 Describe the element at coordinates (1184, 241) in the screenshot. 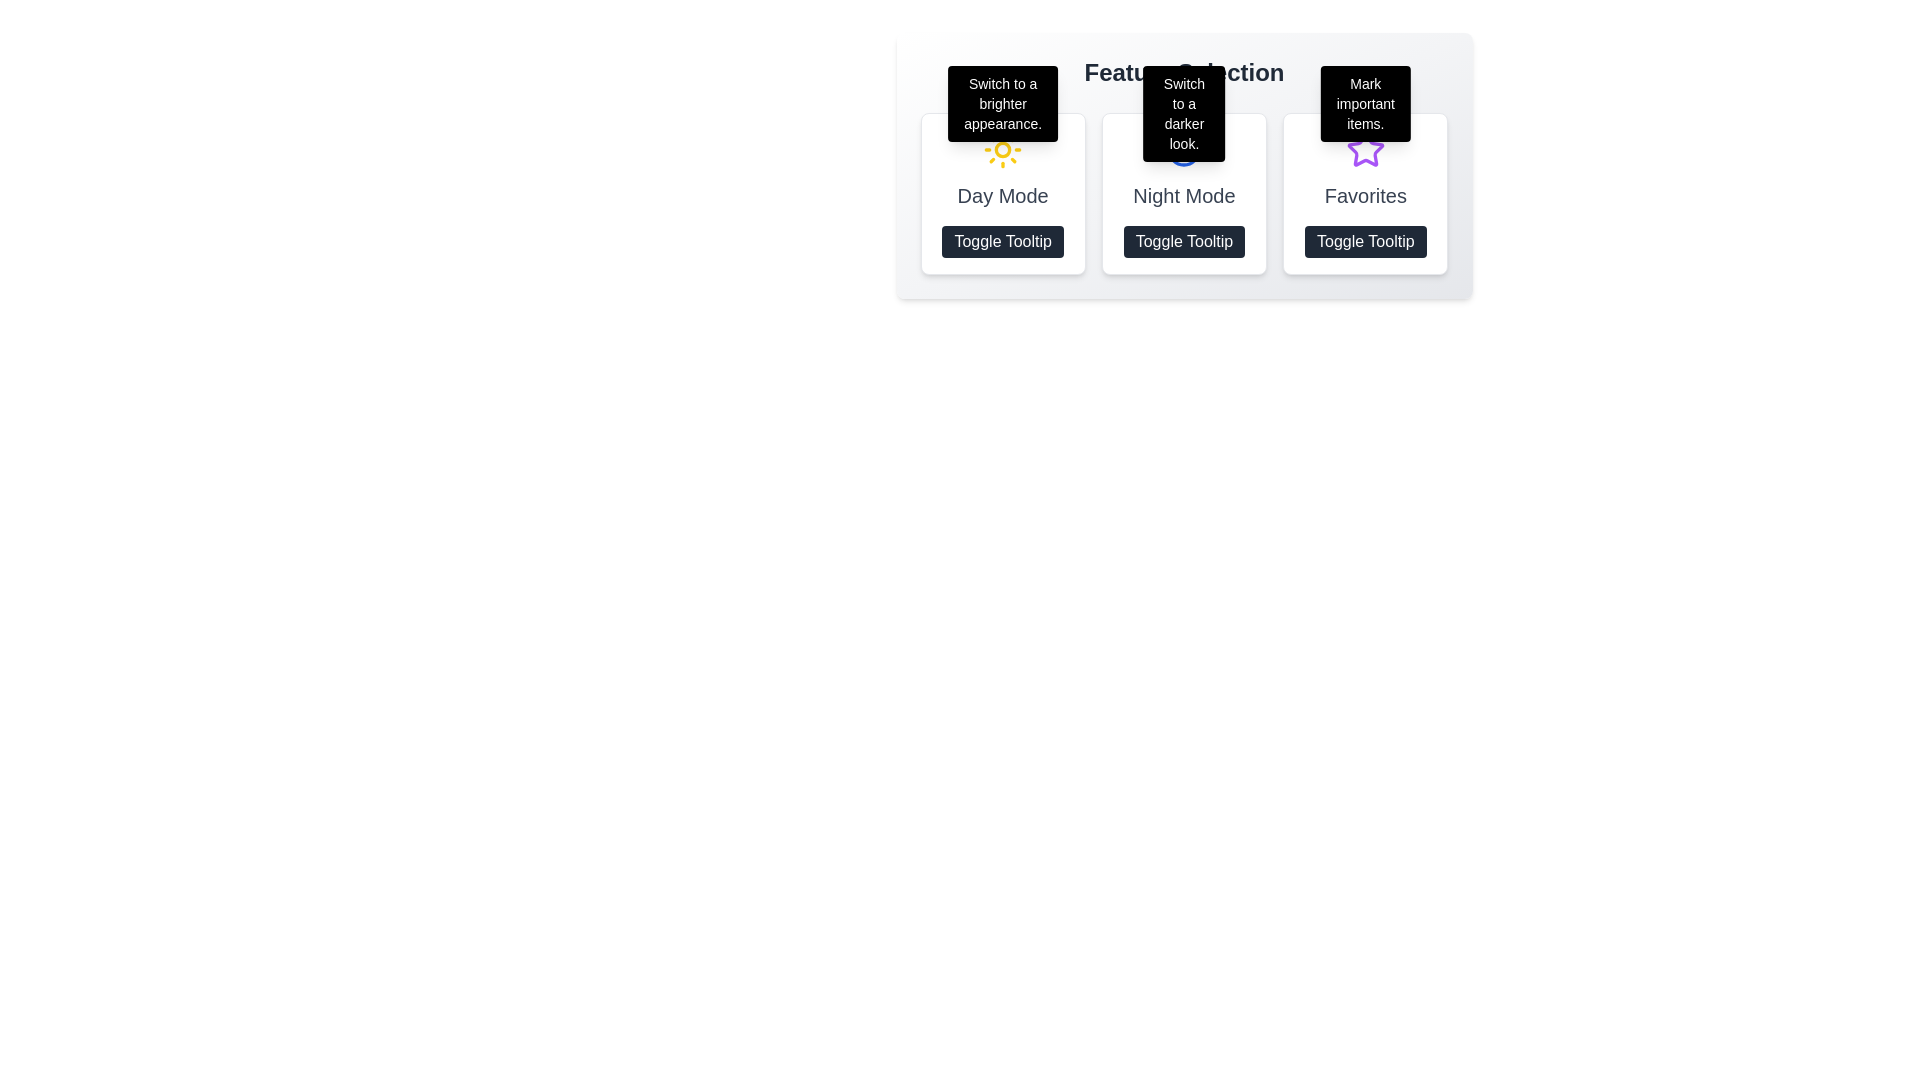

I see `the button that toggles the visibility of a tooltip, located below the 'Night Mode' title in the middle column of the interface` at that location.